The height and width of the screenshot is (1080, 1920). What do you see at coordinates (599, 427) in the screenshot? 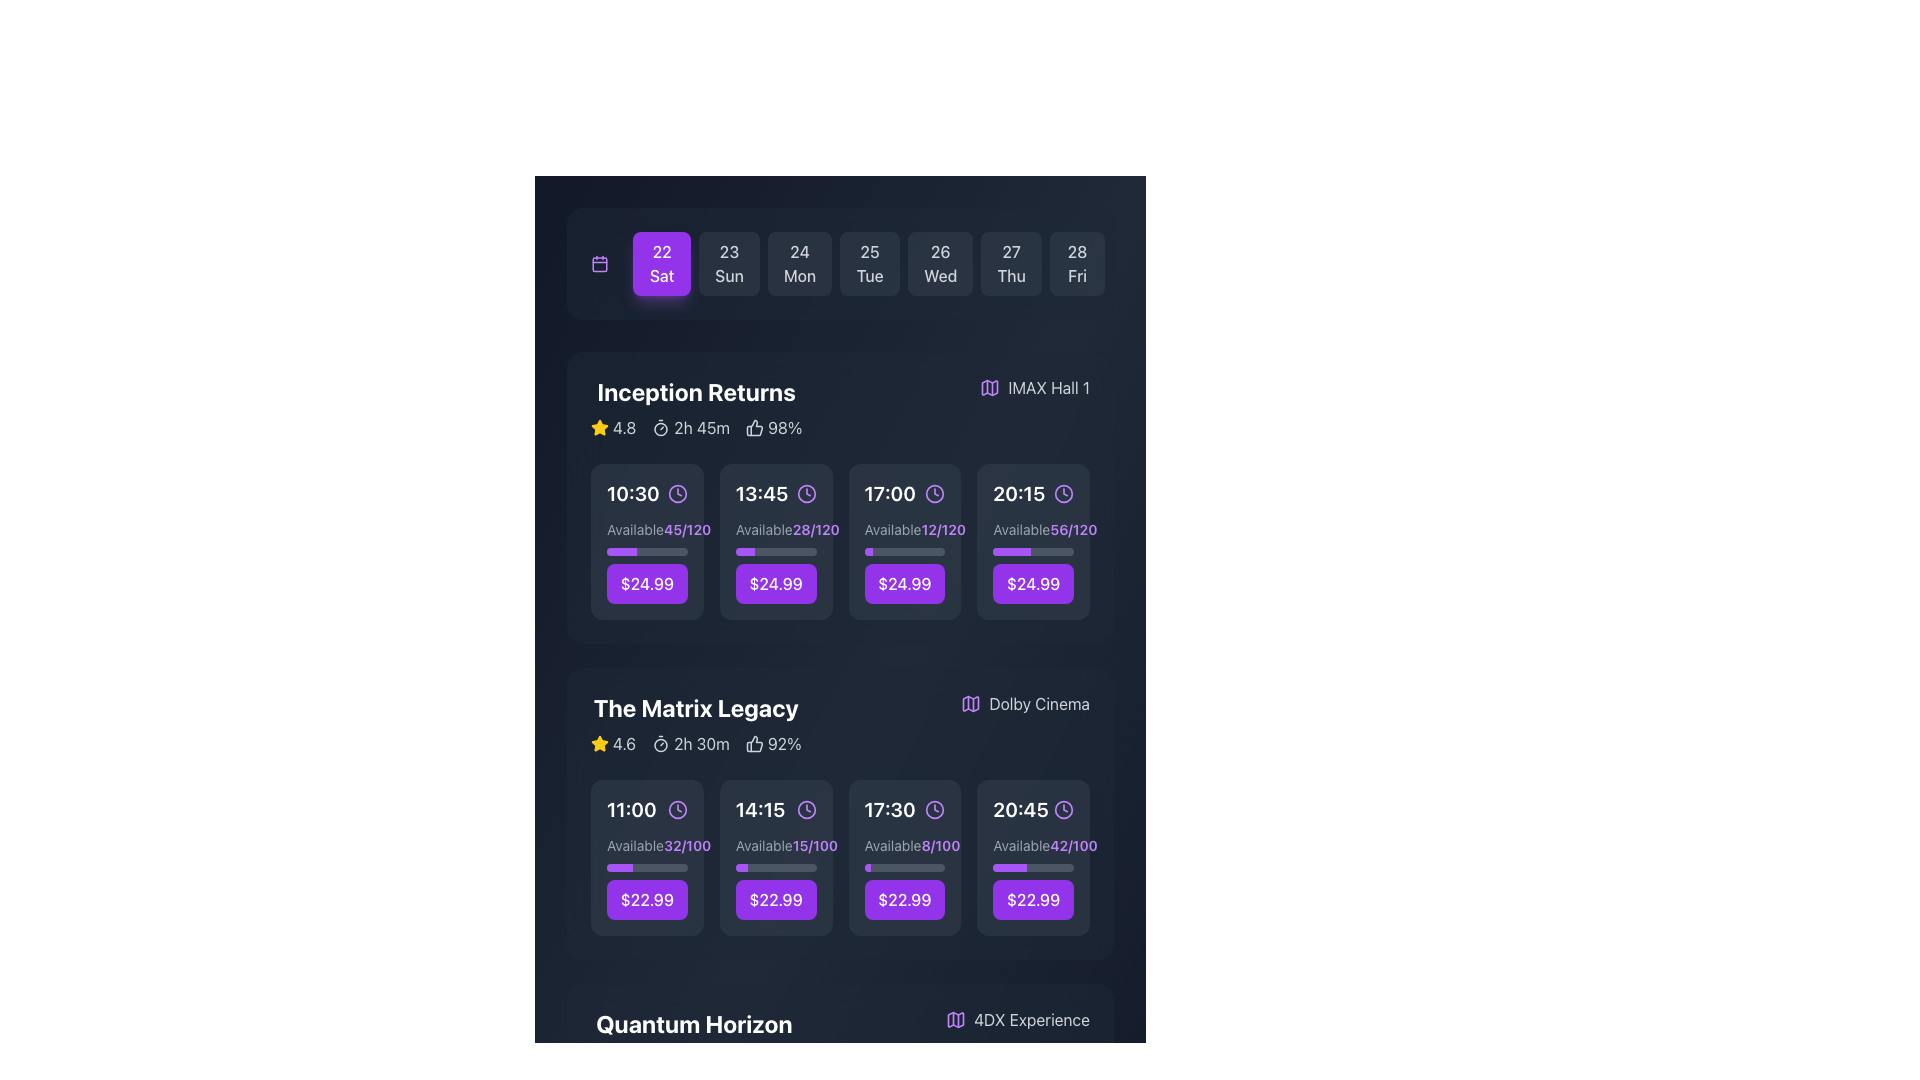
I see `the yellow five-pointed star icon located in the 'Inception Returns' section, next to the numerical rating '4.8'` at bounding box center [599, 427].